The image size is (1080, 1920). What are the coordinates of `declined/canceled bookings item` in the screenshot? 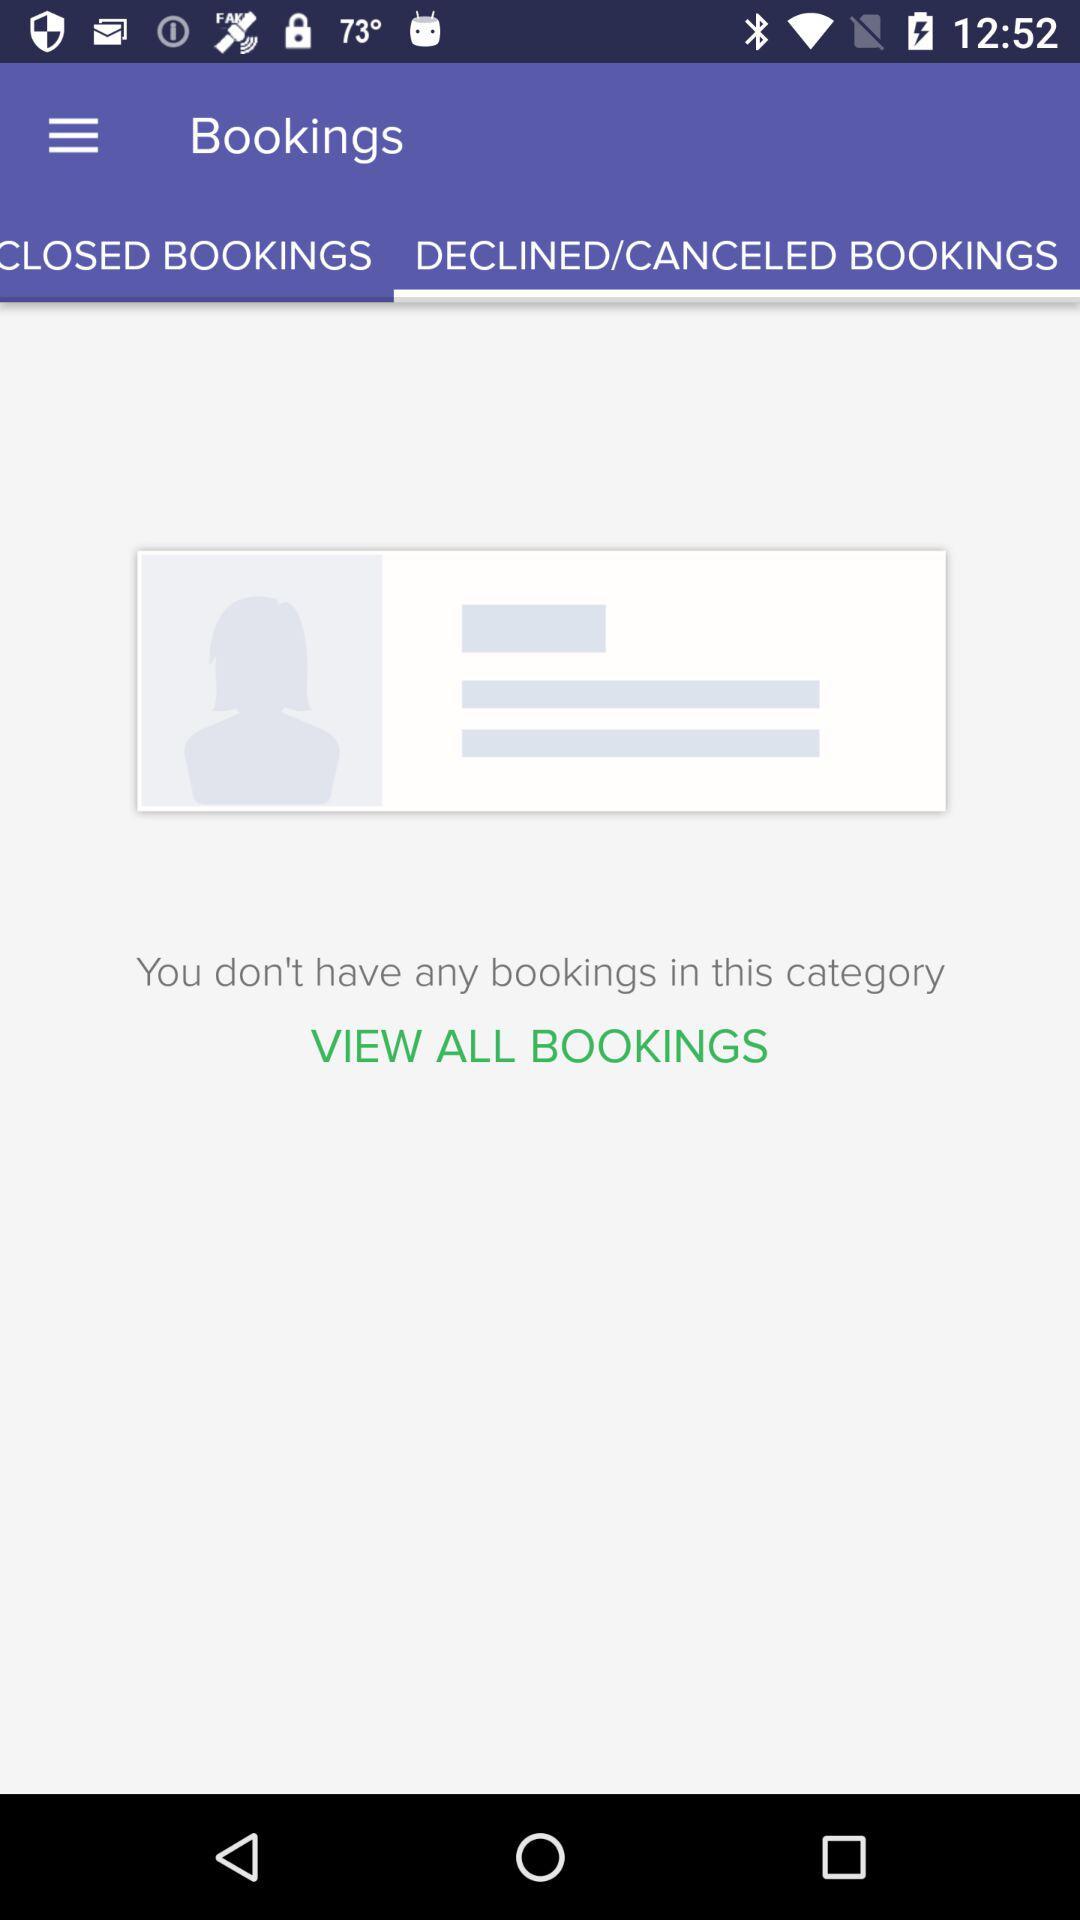 It's located at (736, 255).